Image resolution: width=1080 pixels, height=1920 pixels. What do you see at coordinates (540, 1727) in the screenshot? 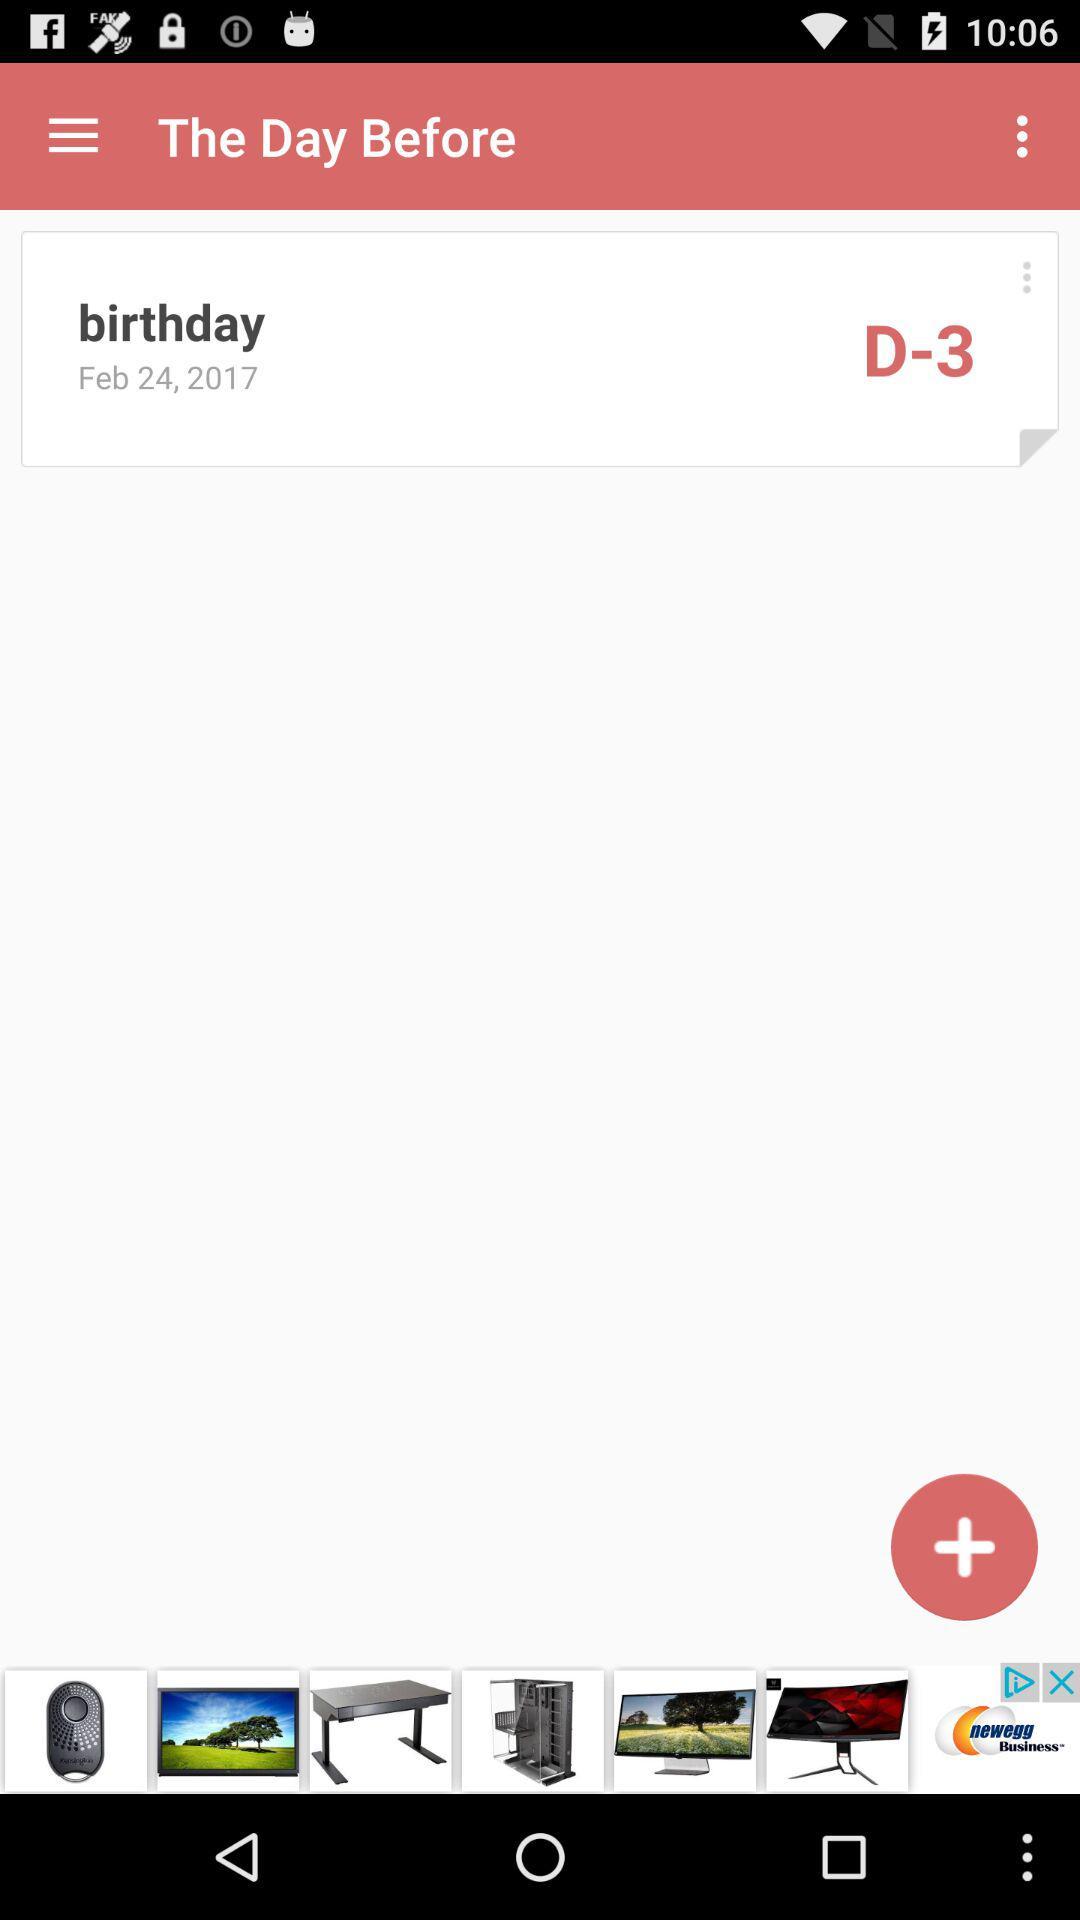
I see `advertisement` at bounding box center [540, 1727].